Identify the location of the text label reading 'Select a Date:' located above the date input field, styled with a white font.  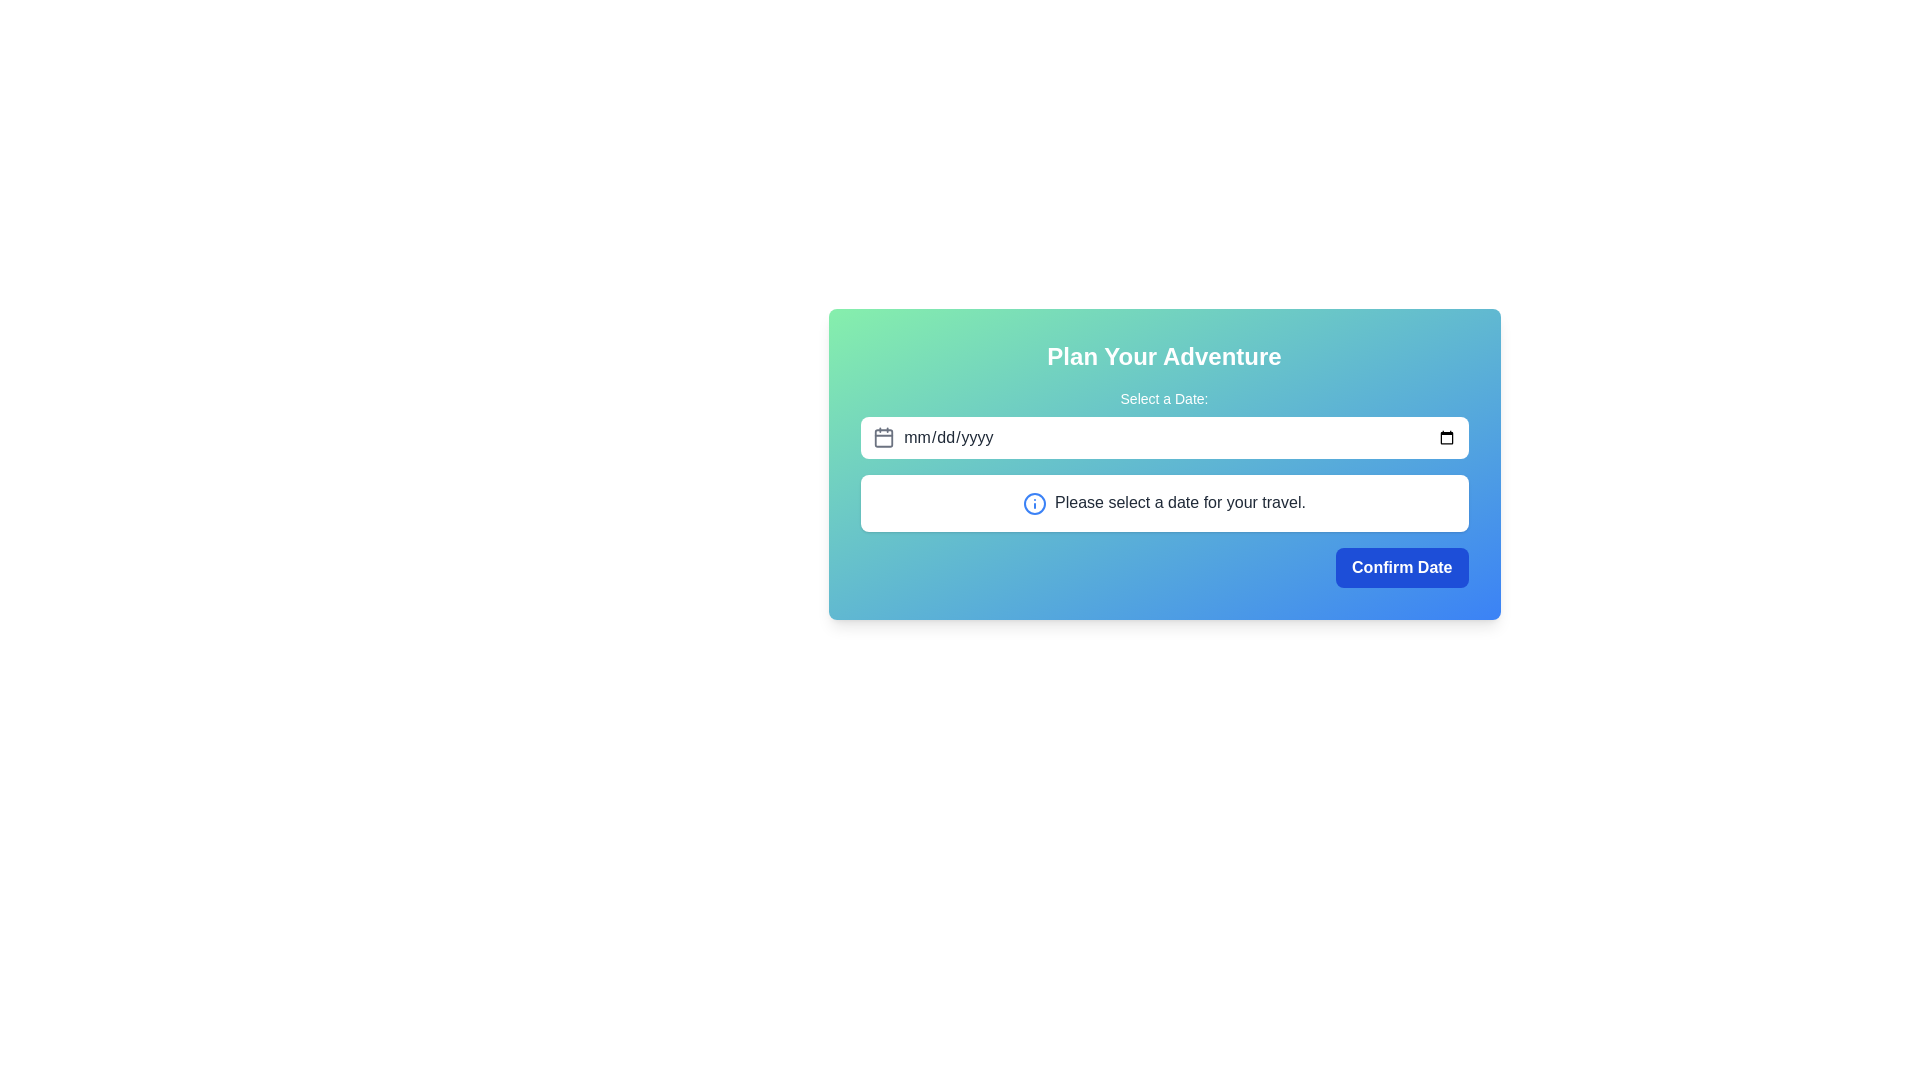
(1164, 423).